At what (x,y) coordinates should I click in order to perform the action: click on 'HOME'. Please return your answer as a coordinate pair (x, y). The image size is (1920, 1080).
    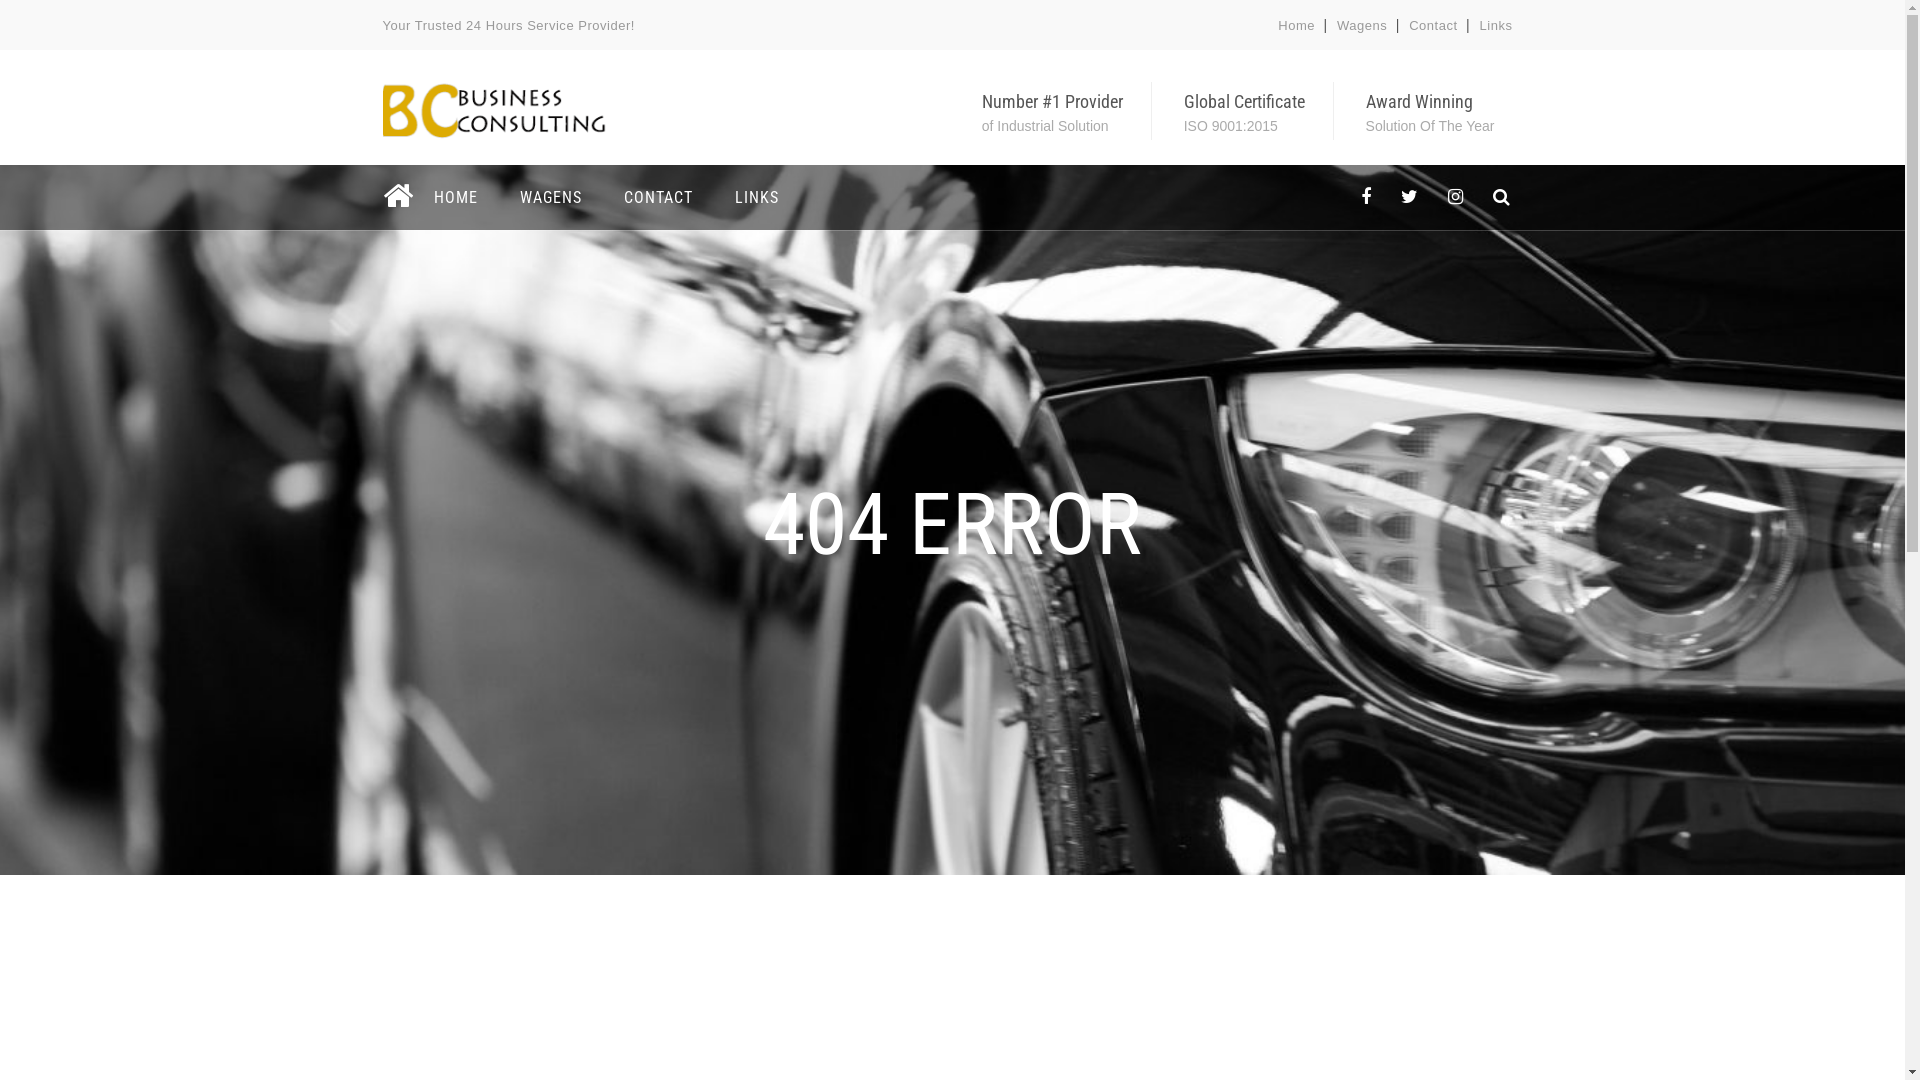
    Looking at the image, I should click on (419, 197).